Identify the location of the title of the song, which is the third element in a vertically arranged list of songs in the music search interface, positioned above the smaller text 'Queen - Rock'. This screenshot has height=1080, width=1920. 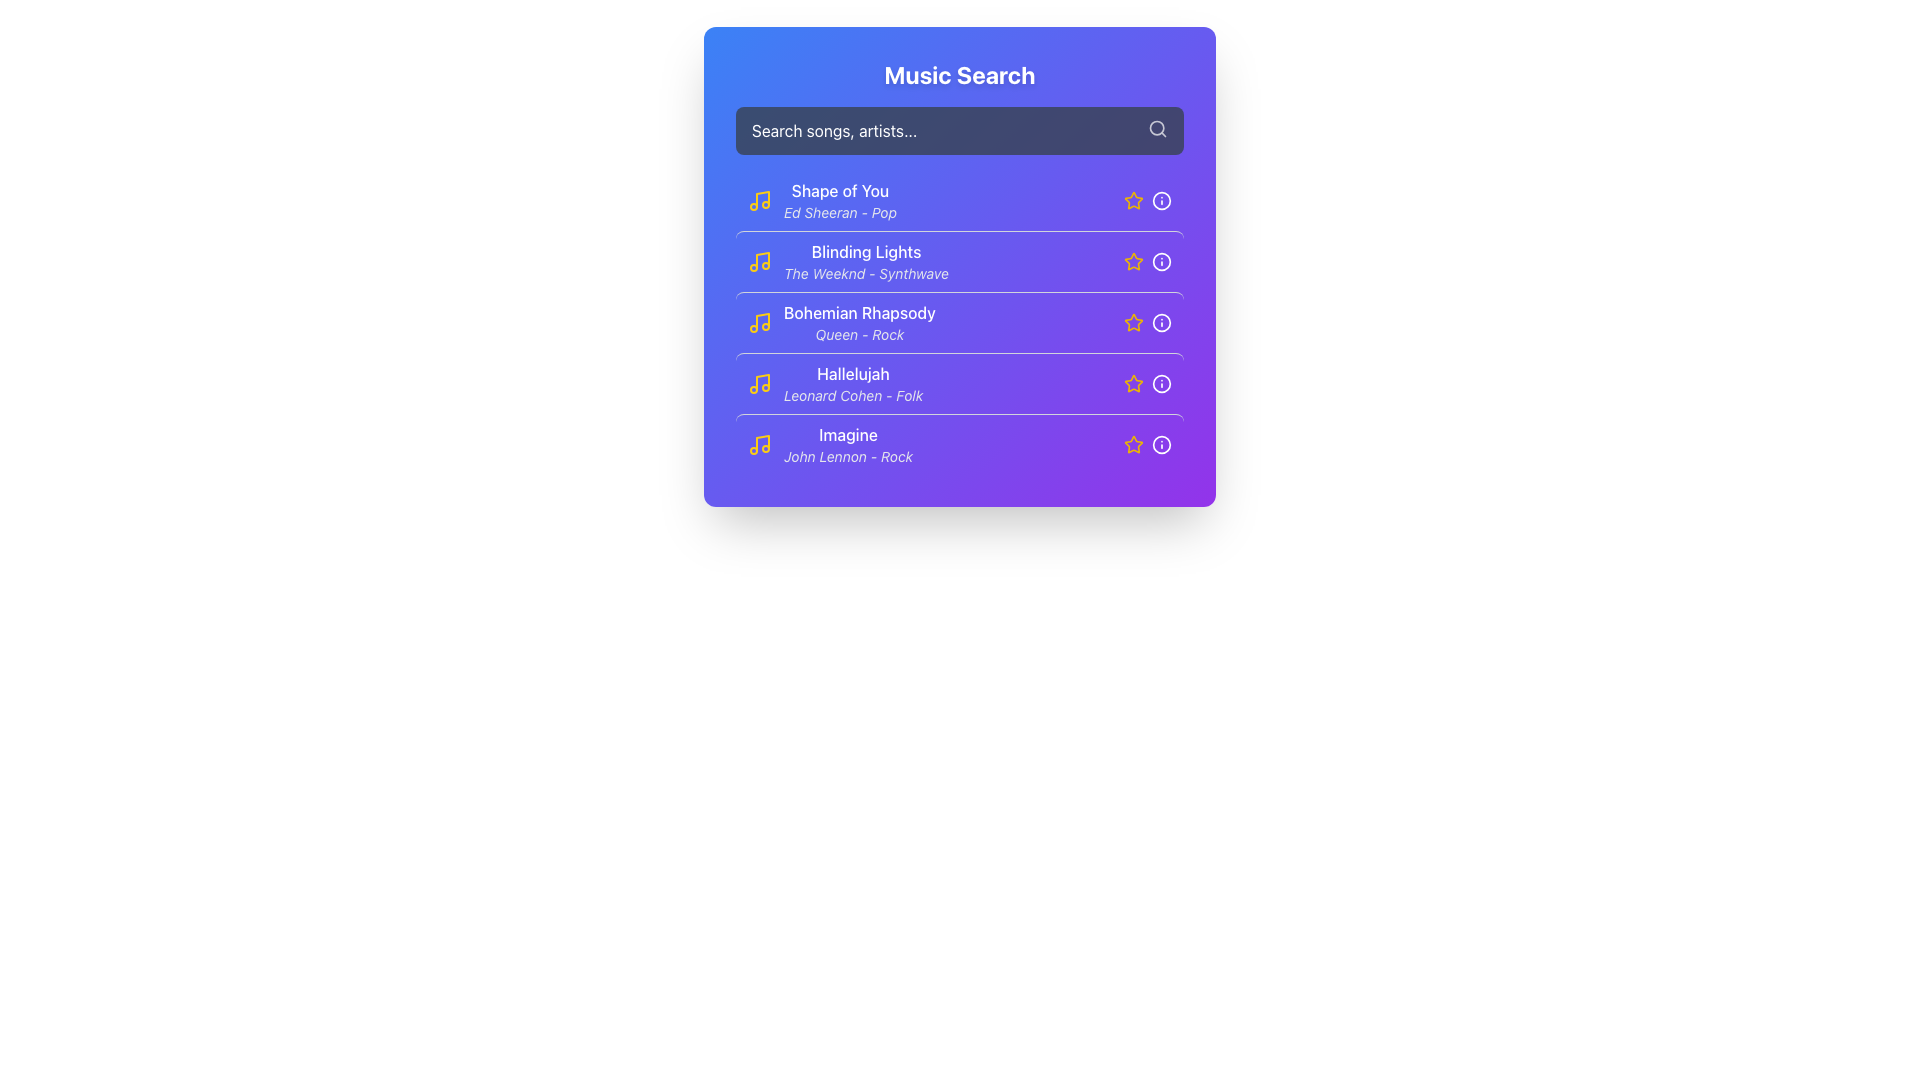
(859, 312).